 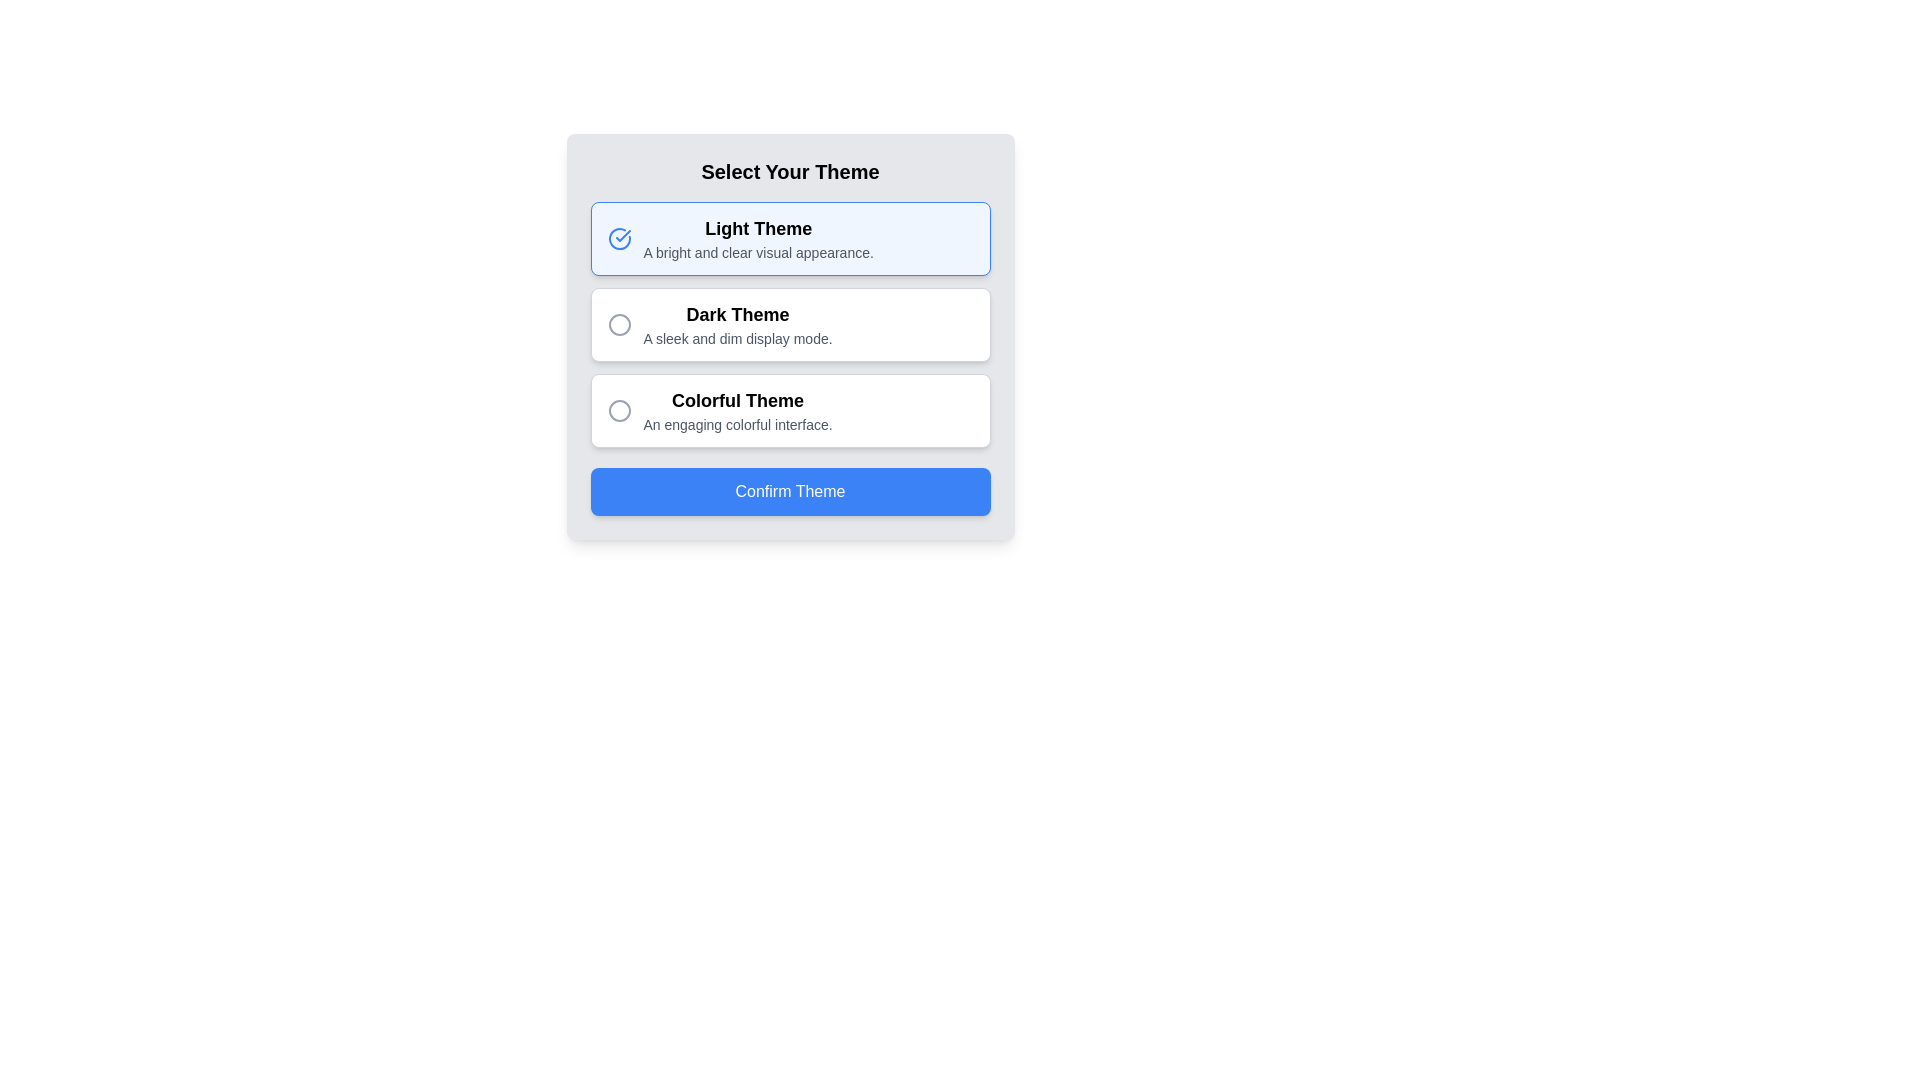 I want to click on the static text element reading 'An engaging colorful interface.' located below 'Colorful Theme' in the 'Select Your Theme' interface, so click(x=737, y=423).